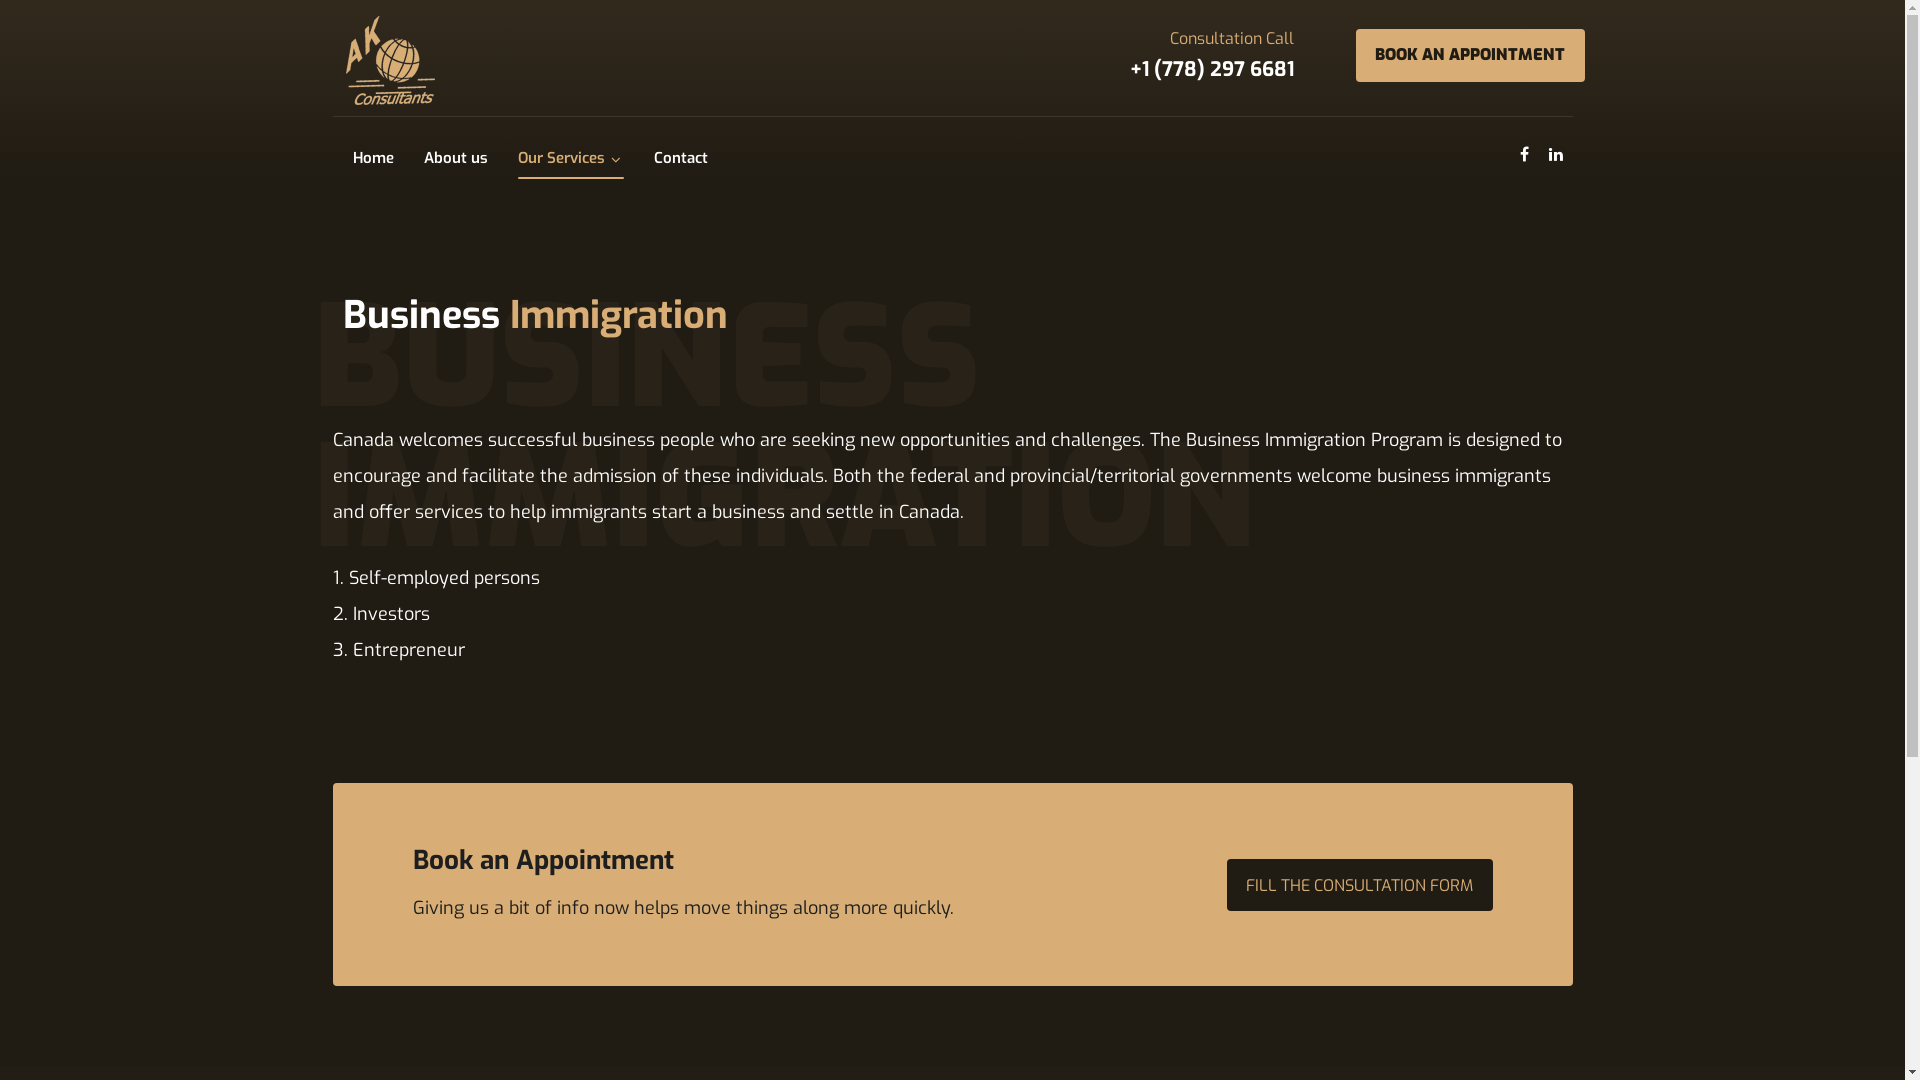 This screenshot has width=1920, height=1080. What do you see at coordinates (386, 60) in the screenshot?
I see `'AK Immigration Consultants Inc.'` at bounding box center [386, 60].